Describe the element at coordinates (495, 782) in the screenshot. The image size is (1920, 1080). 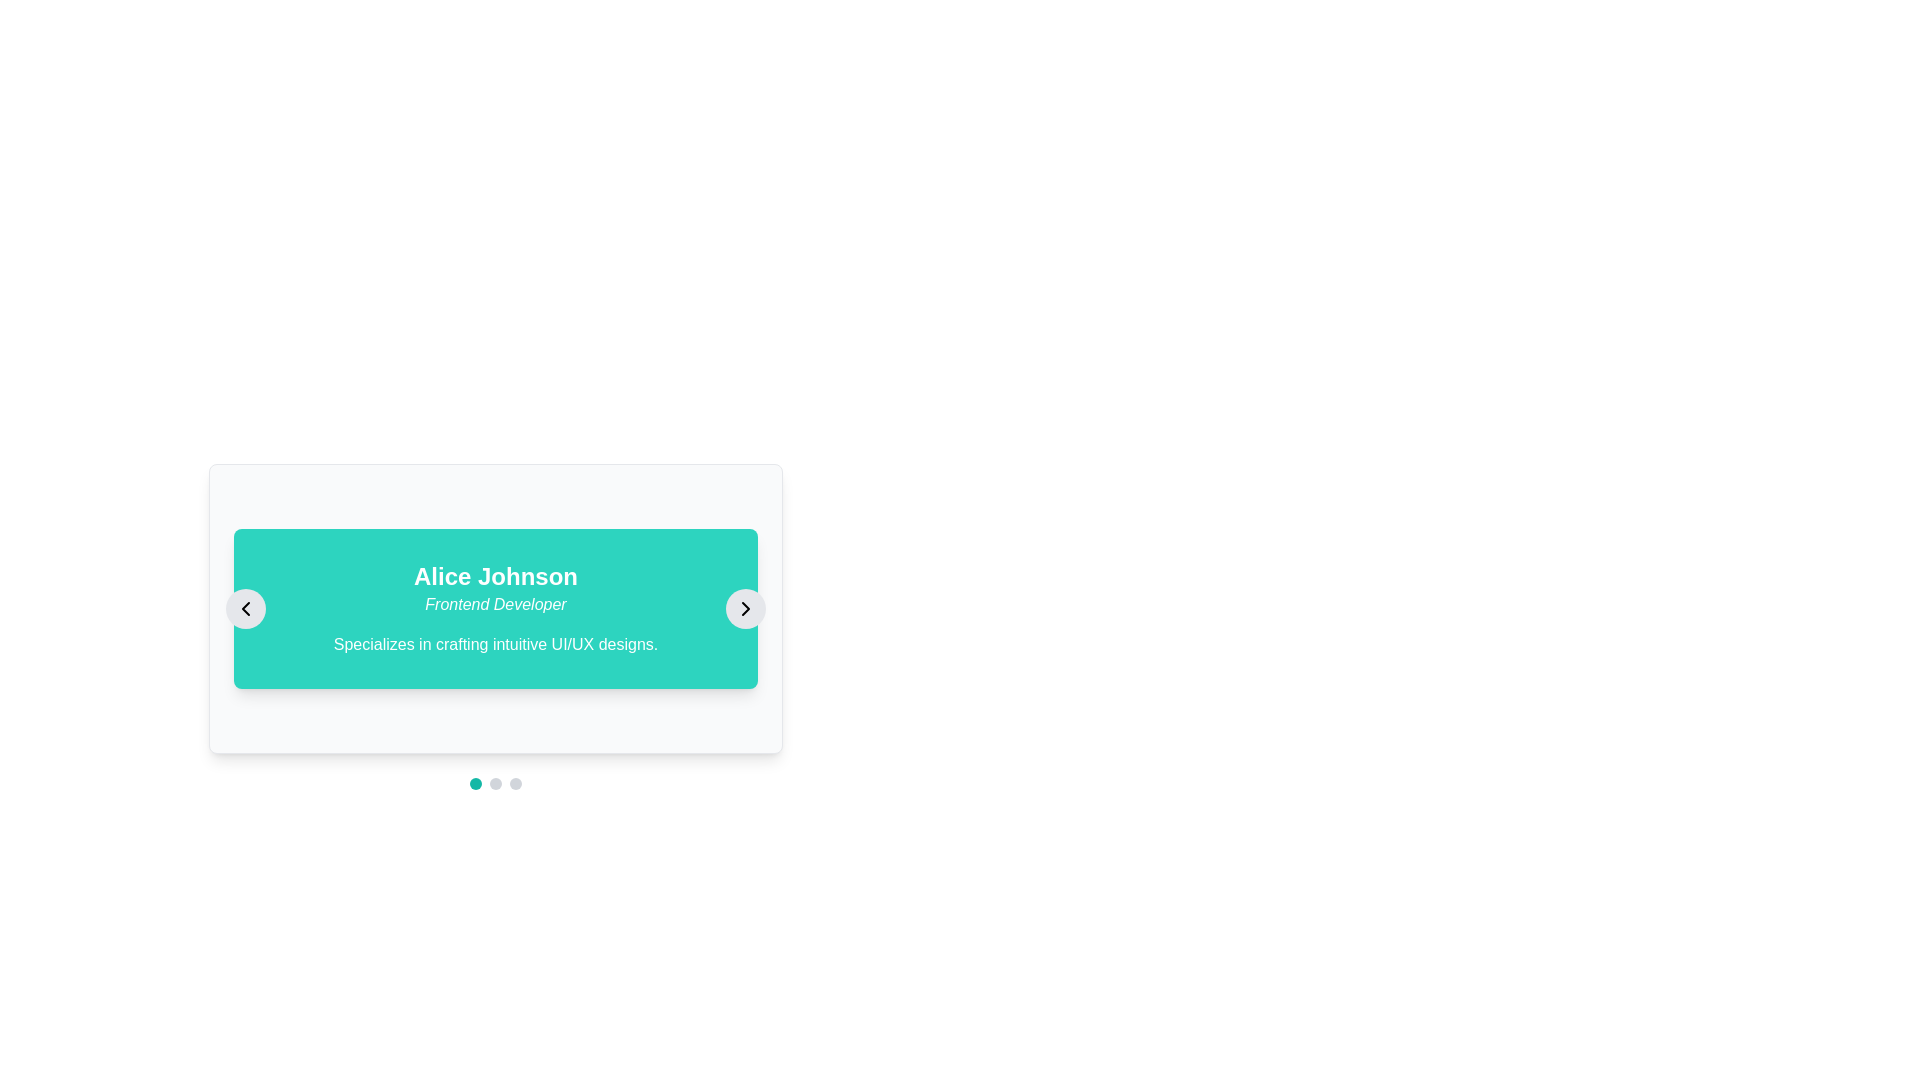
I see `the second navigation dot to switch to the corresponding section of the content` at that location.